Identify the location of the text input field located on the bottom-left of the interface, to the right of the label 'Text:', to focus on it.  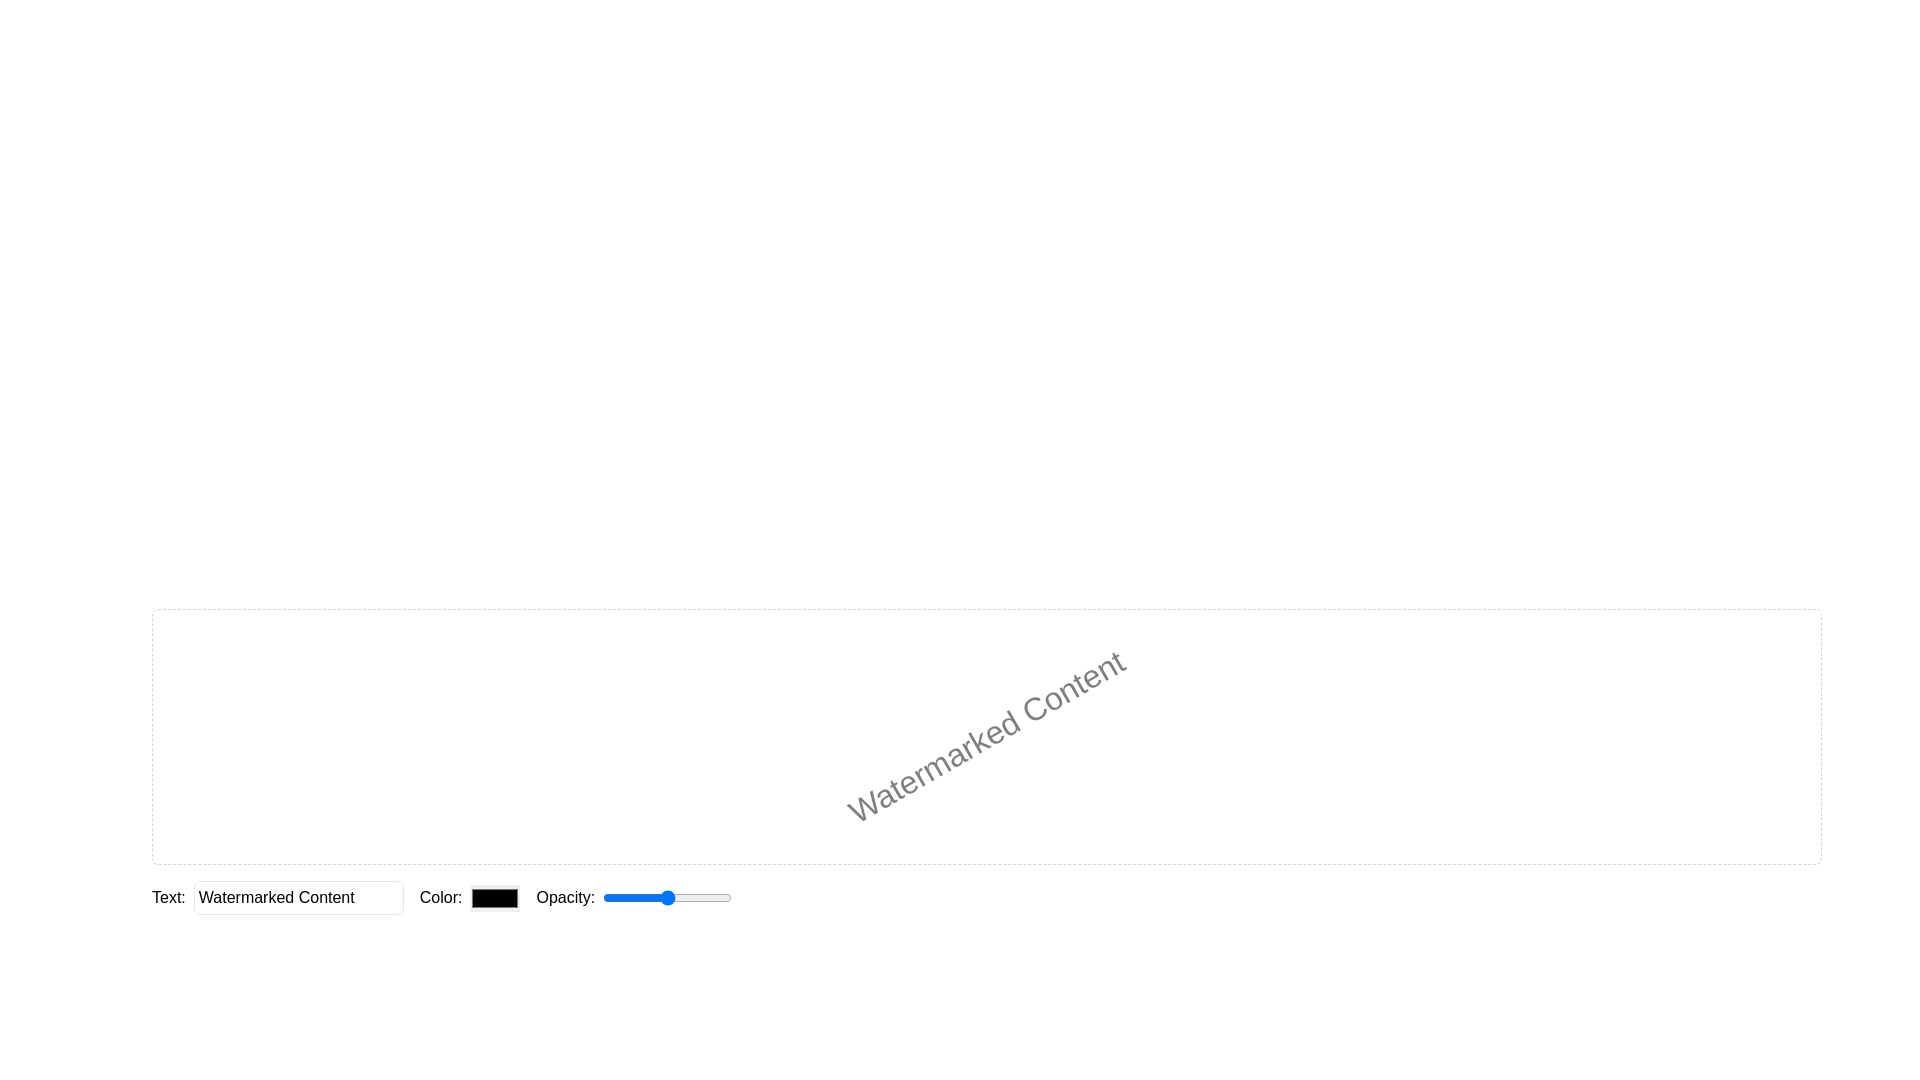
(297, 897).